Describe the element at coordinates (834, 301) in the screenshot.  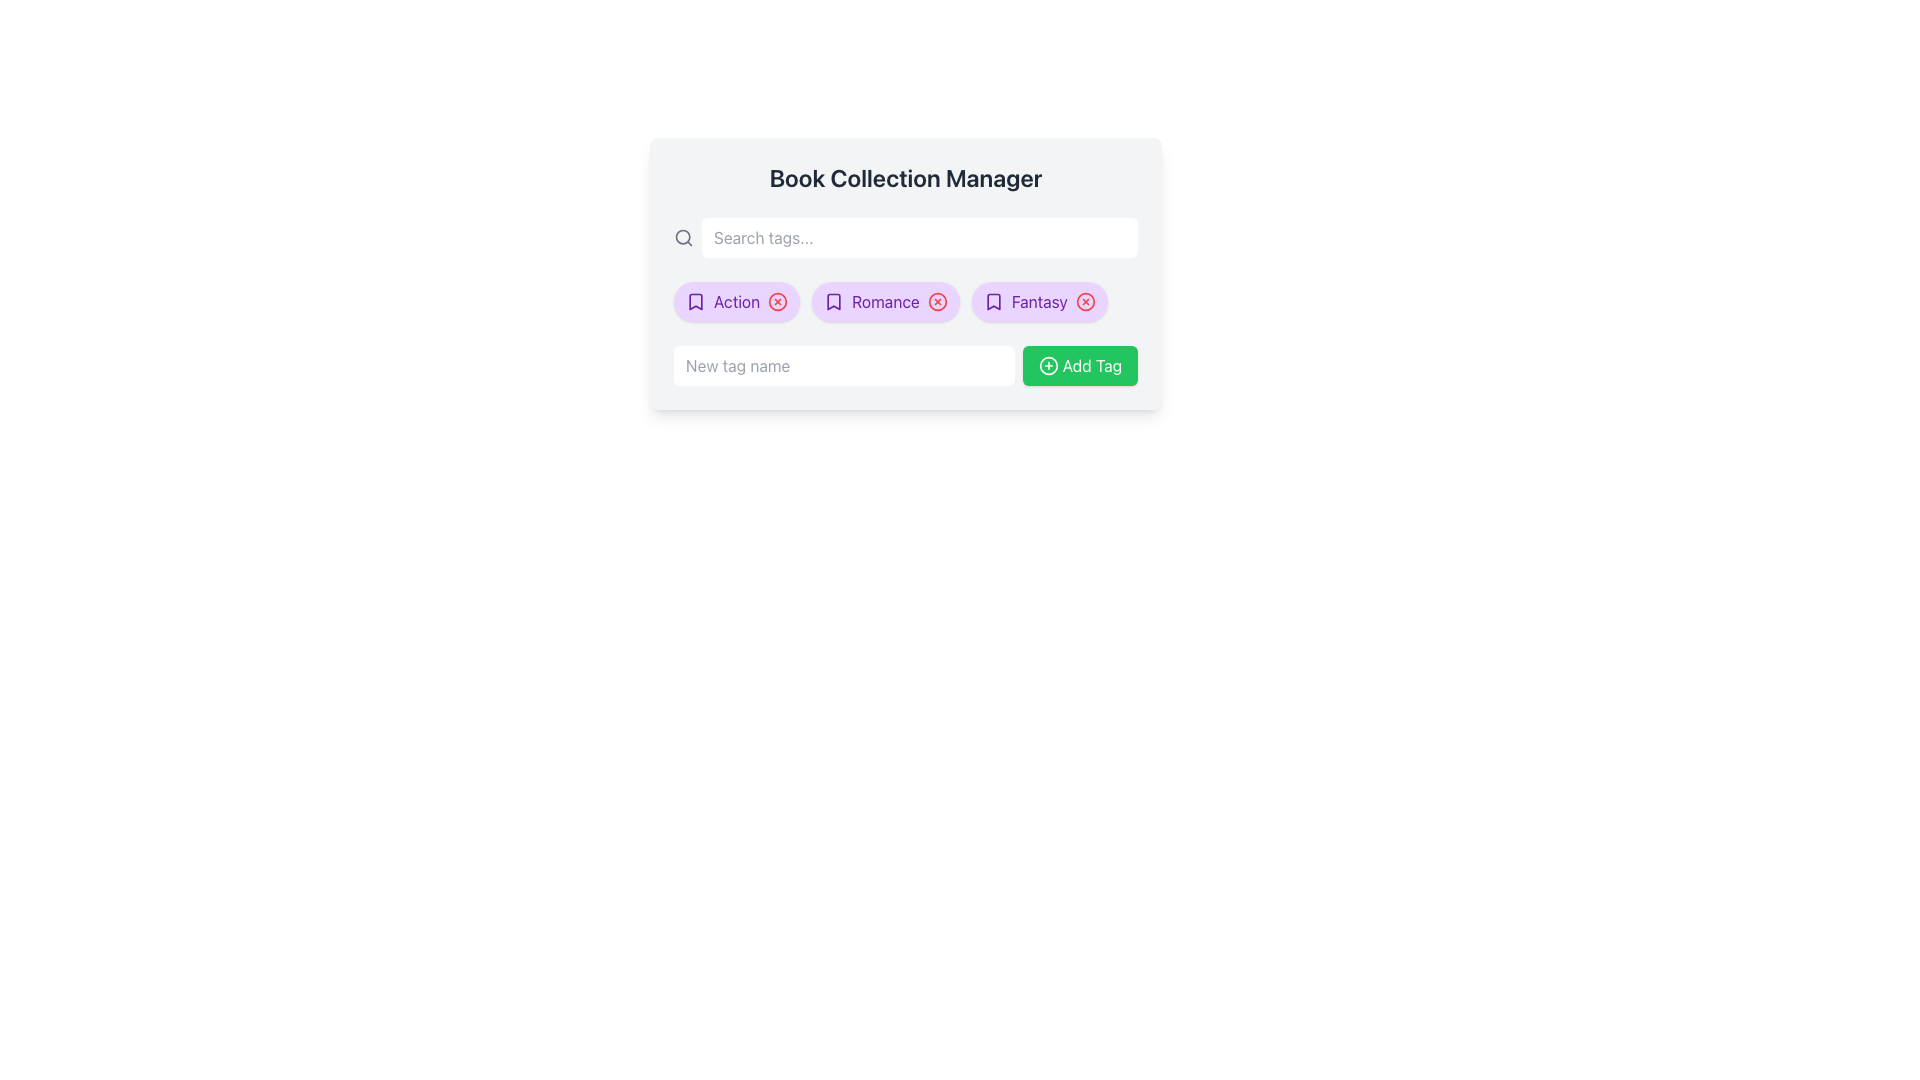
I see `the bookmark icon located to the left of the 'Romance' text in the tag component` at that location.